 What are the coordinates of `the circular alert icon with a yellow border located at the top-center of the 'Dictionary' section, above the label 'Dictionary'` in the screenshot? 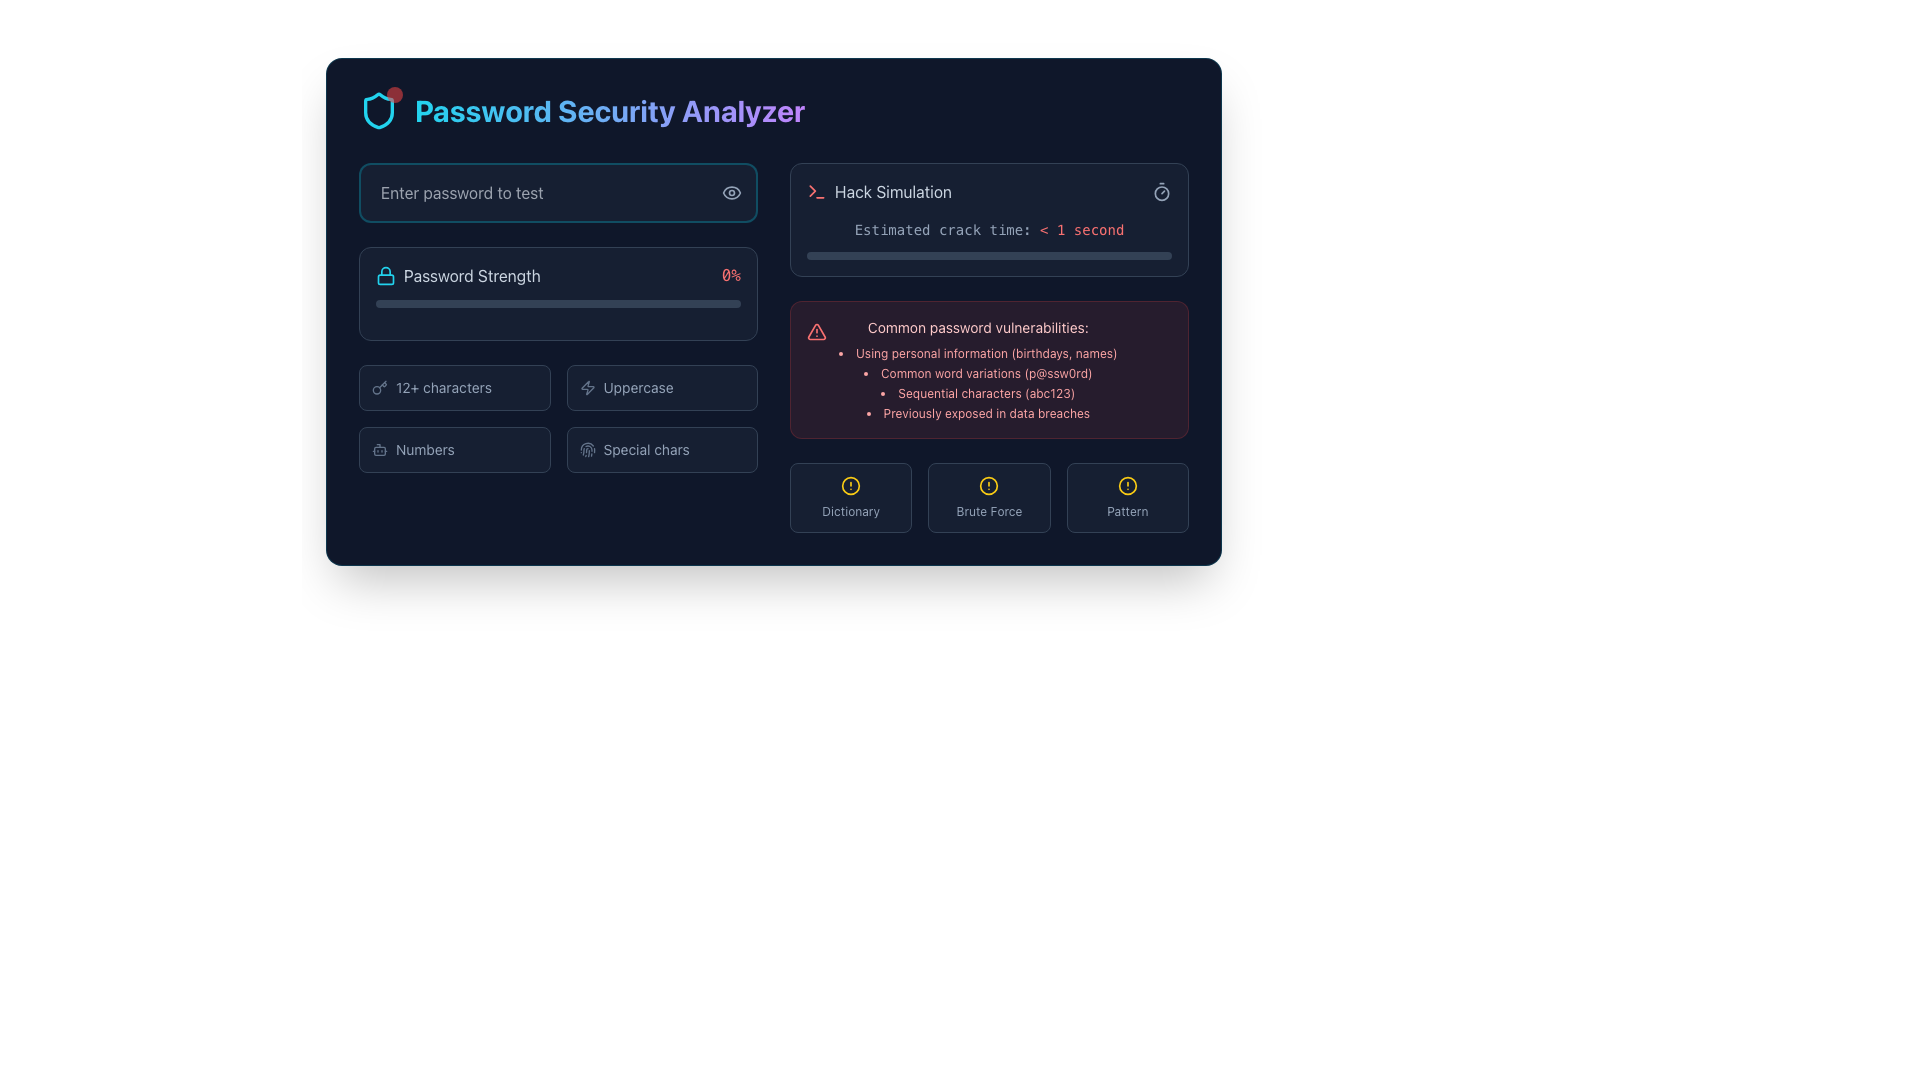 It's located at (851, 486).